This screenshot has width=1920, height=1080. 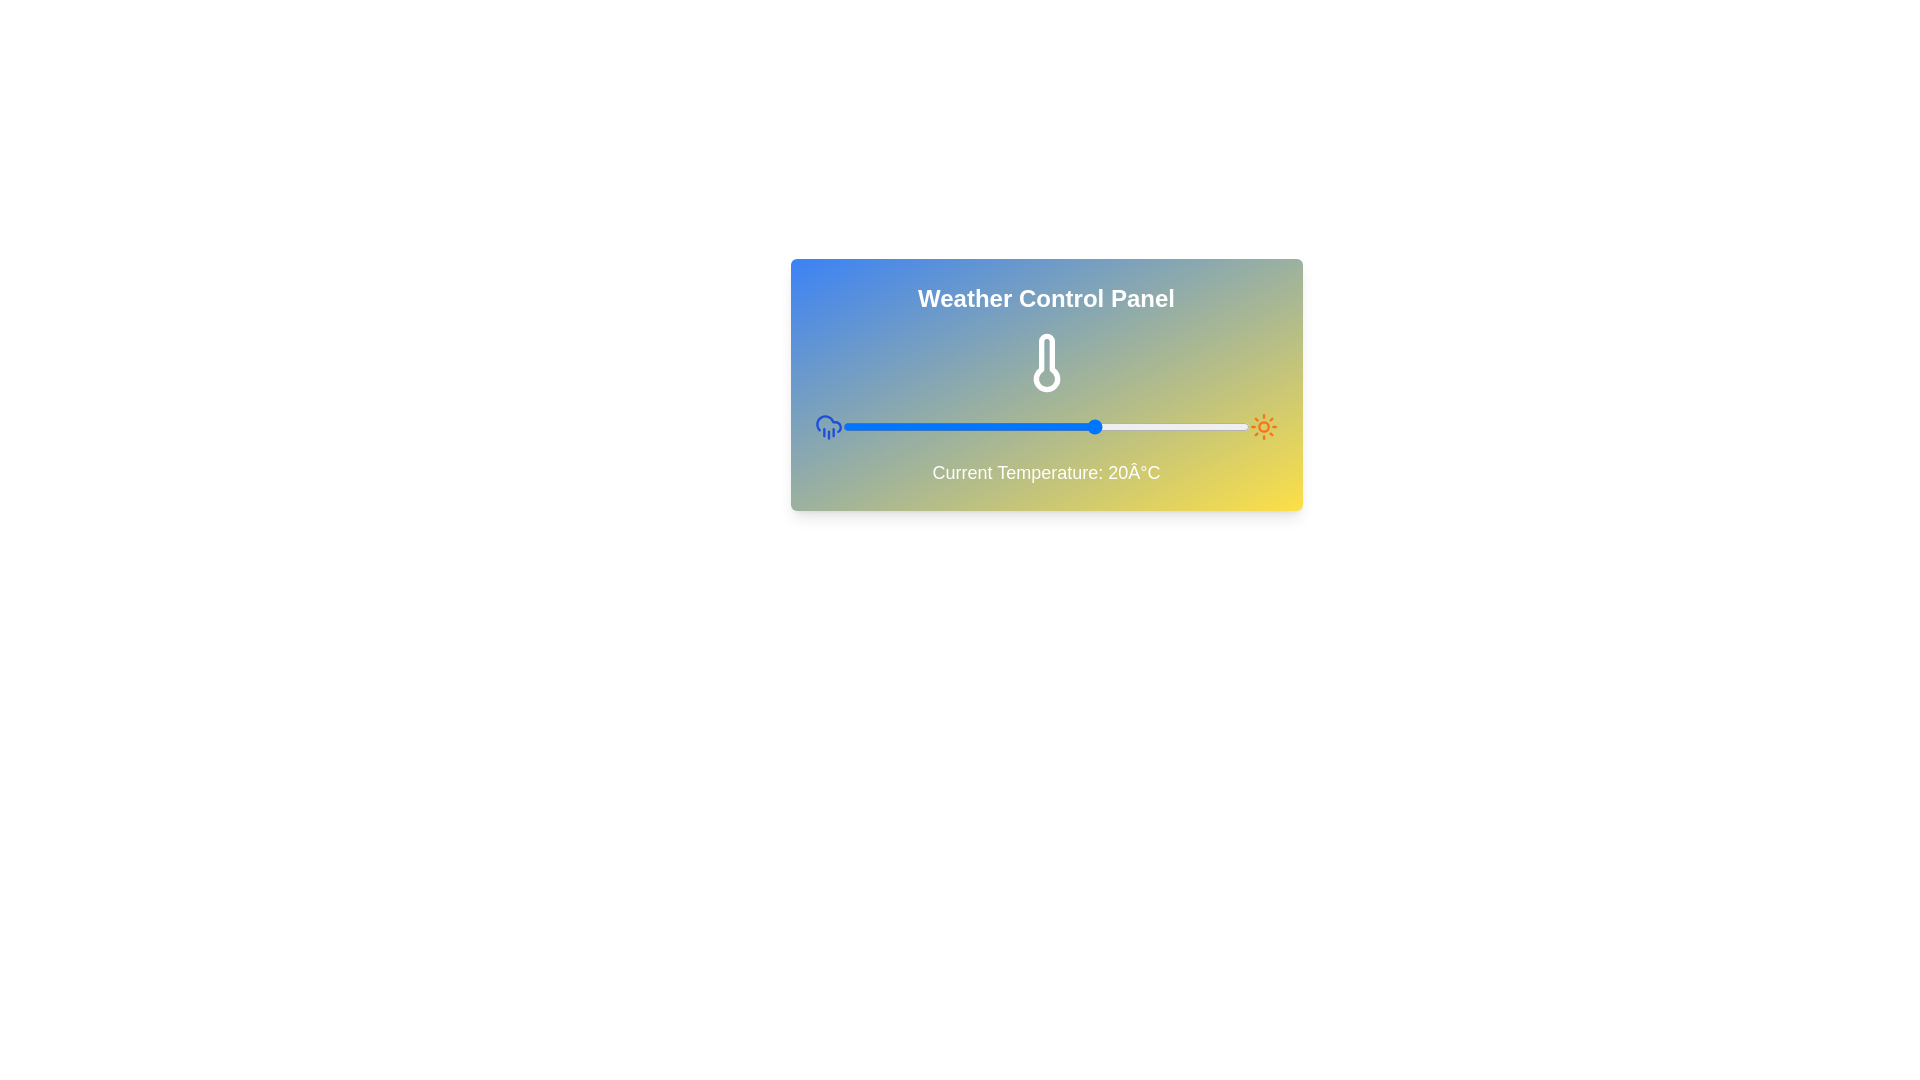 I want to click on the temperature slider to 22°C, so click(x=1106, y=426).